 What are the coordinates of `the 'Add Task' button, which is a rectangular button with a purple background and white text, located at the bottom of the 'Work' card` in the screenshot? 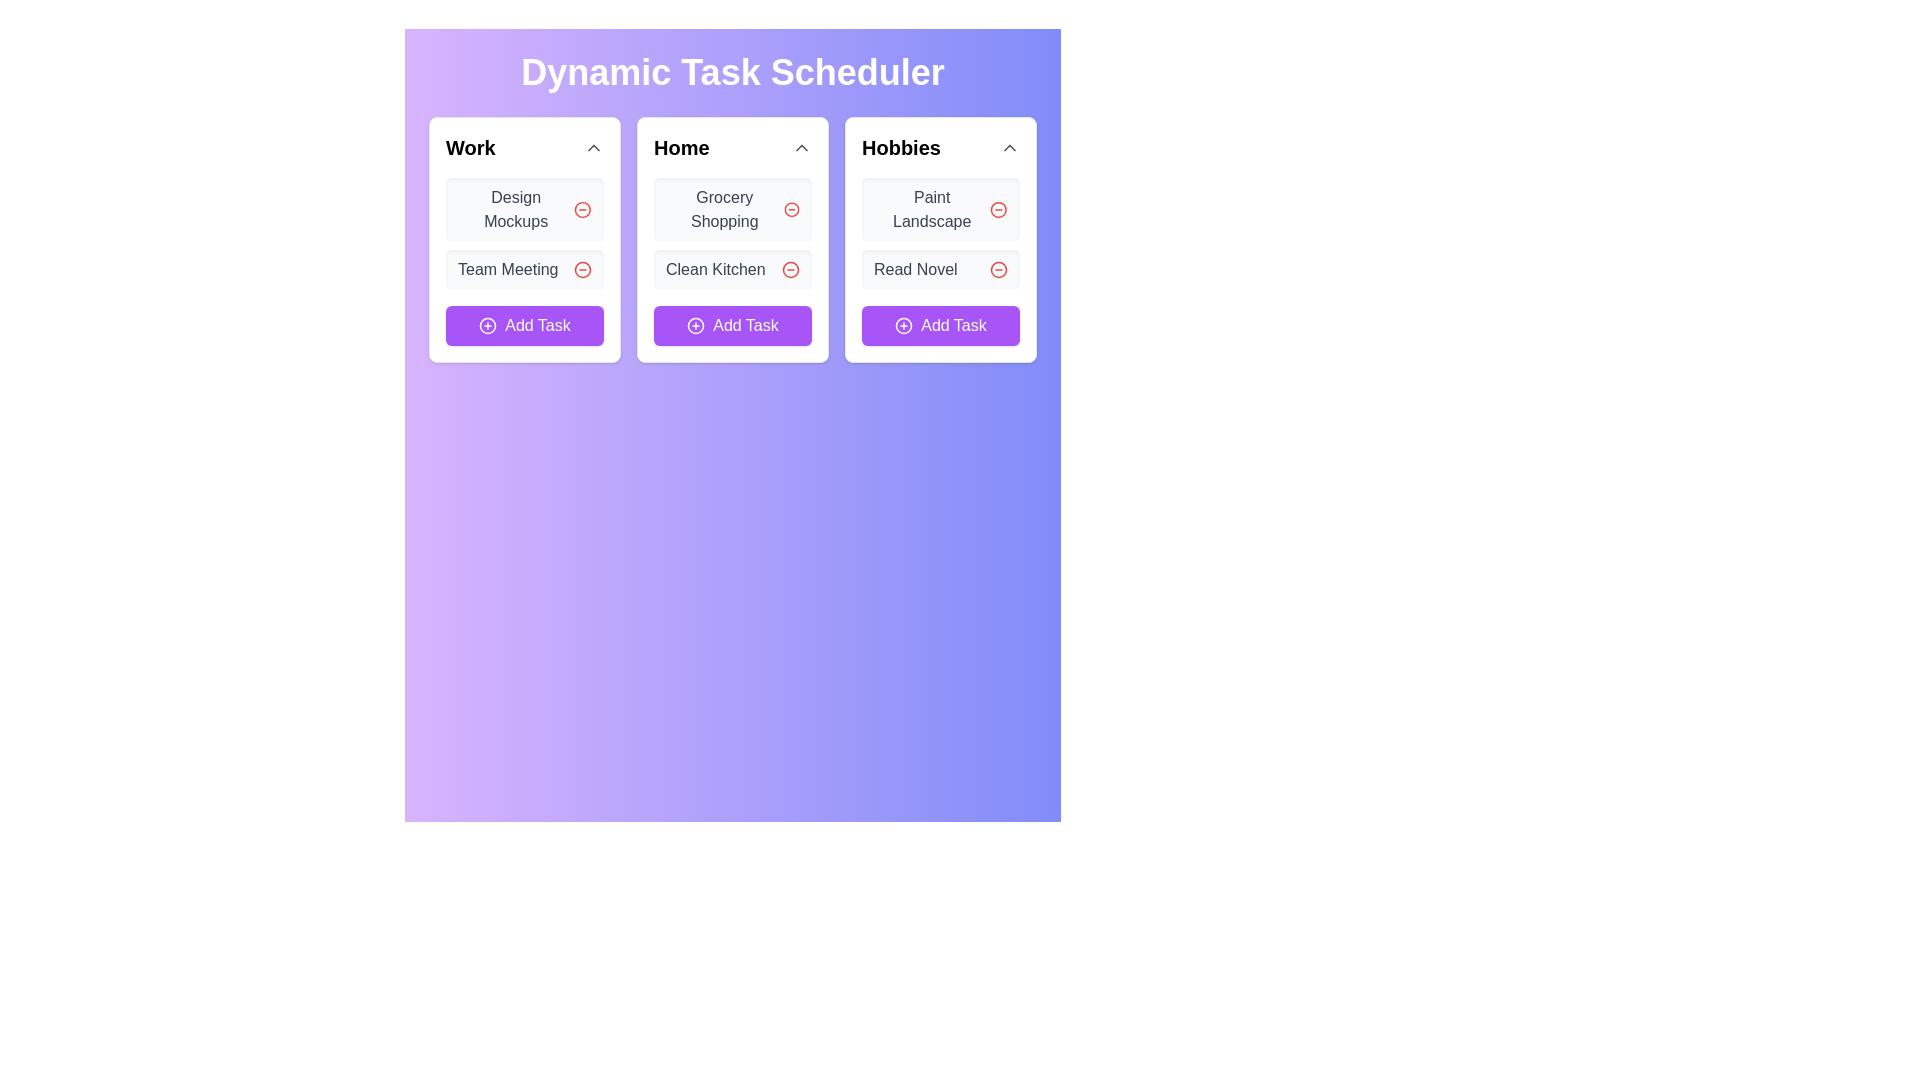 It's located at (524, 325).